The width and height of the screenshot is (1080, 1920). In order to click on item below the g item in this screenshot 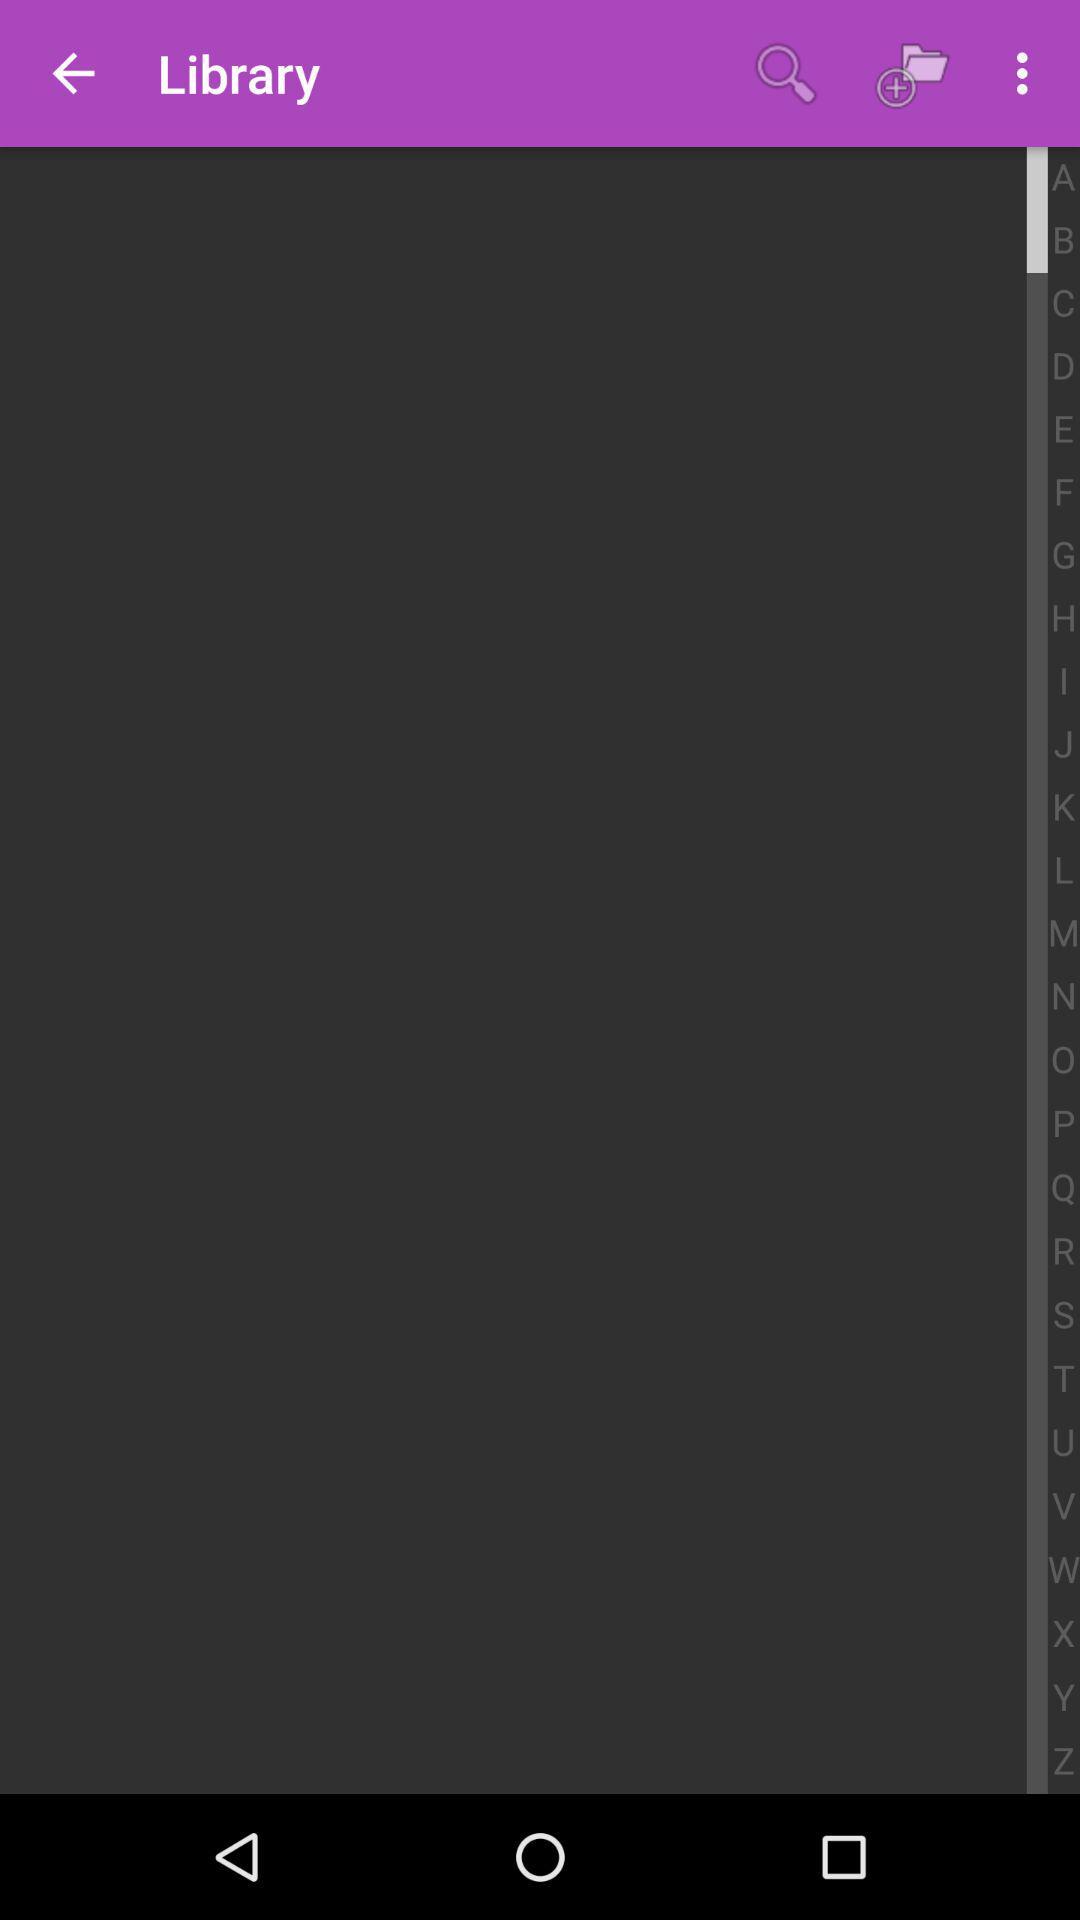, I will do `click(1062, 618)`.